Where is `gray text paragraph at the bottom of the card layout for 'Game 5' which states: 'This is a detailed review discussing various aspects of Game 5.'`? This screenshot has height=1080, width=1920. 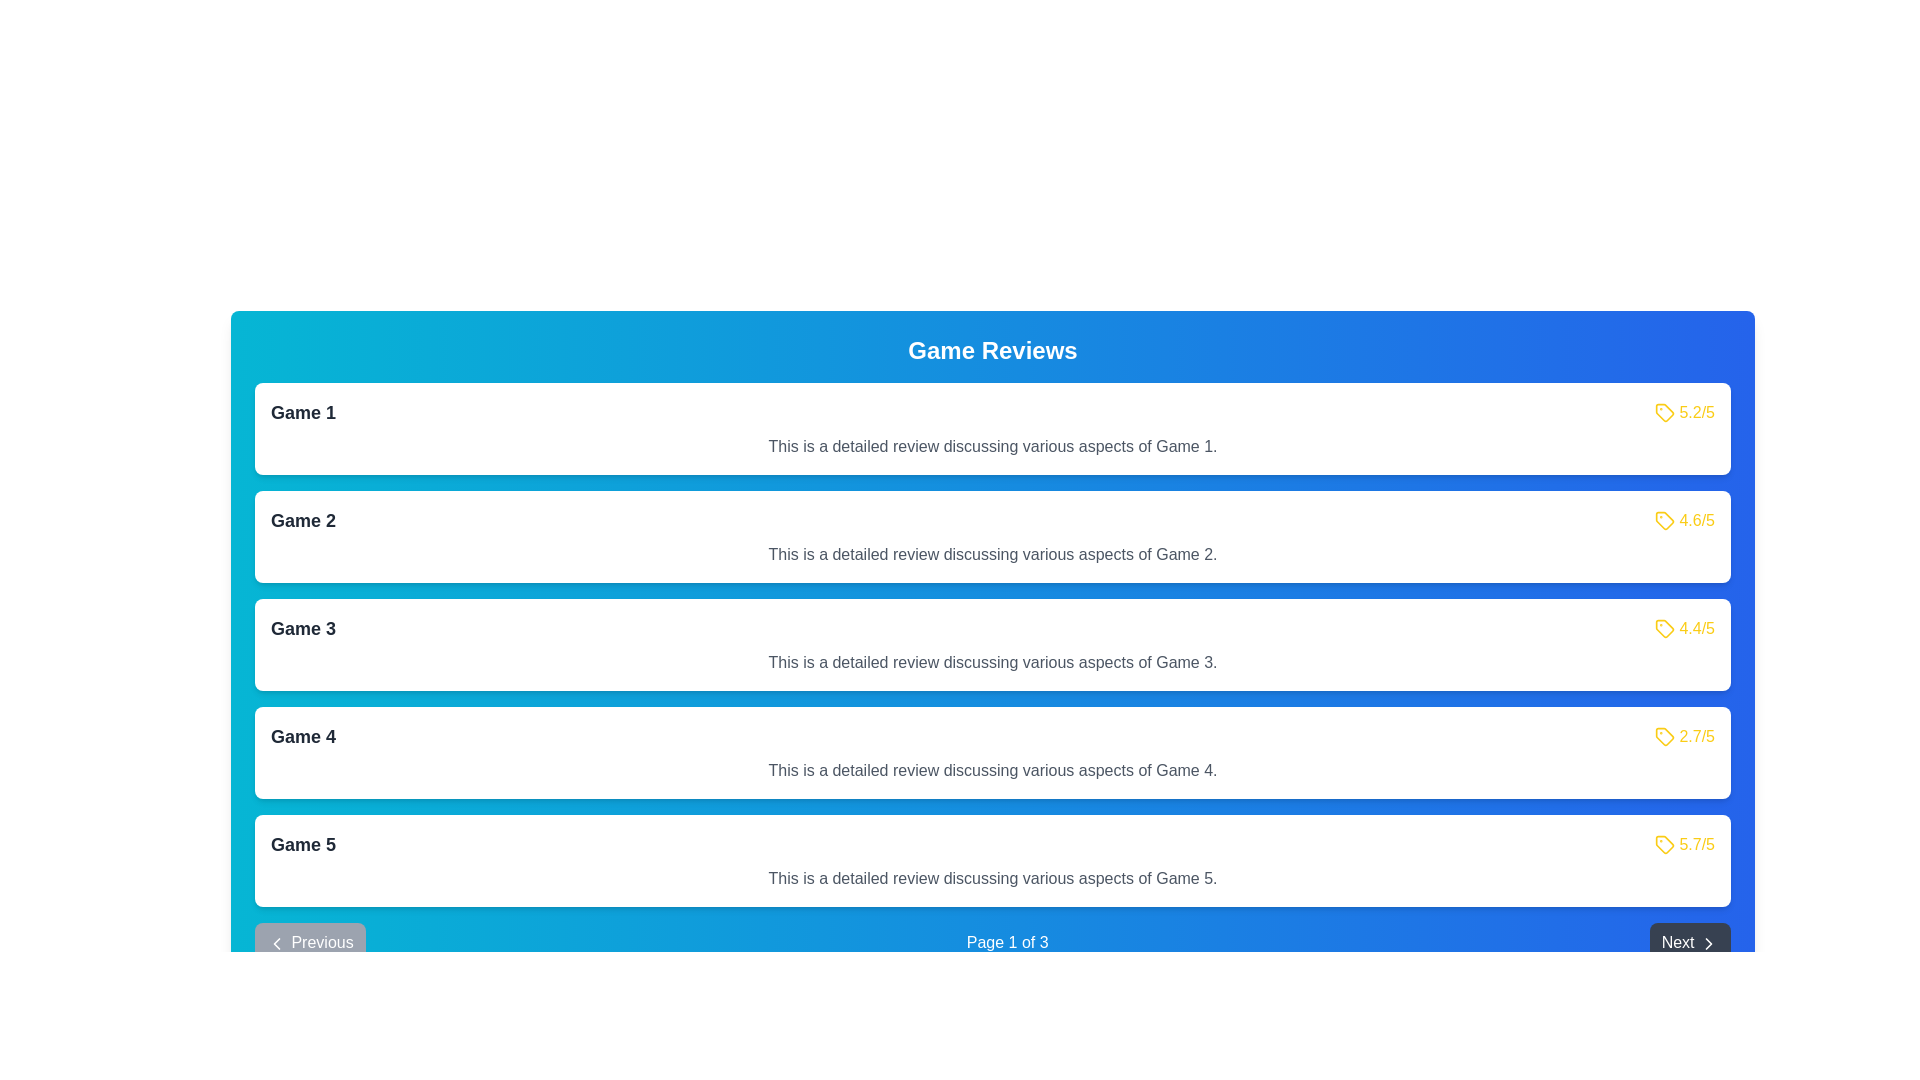 gray text paragraph at the bottom of the card layout for 'Game 5' which states: 'This is a detailed review discussing various aspects of Game 5.' is located at coordinates (993, 878).